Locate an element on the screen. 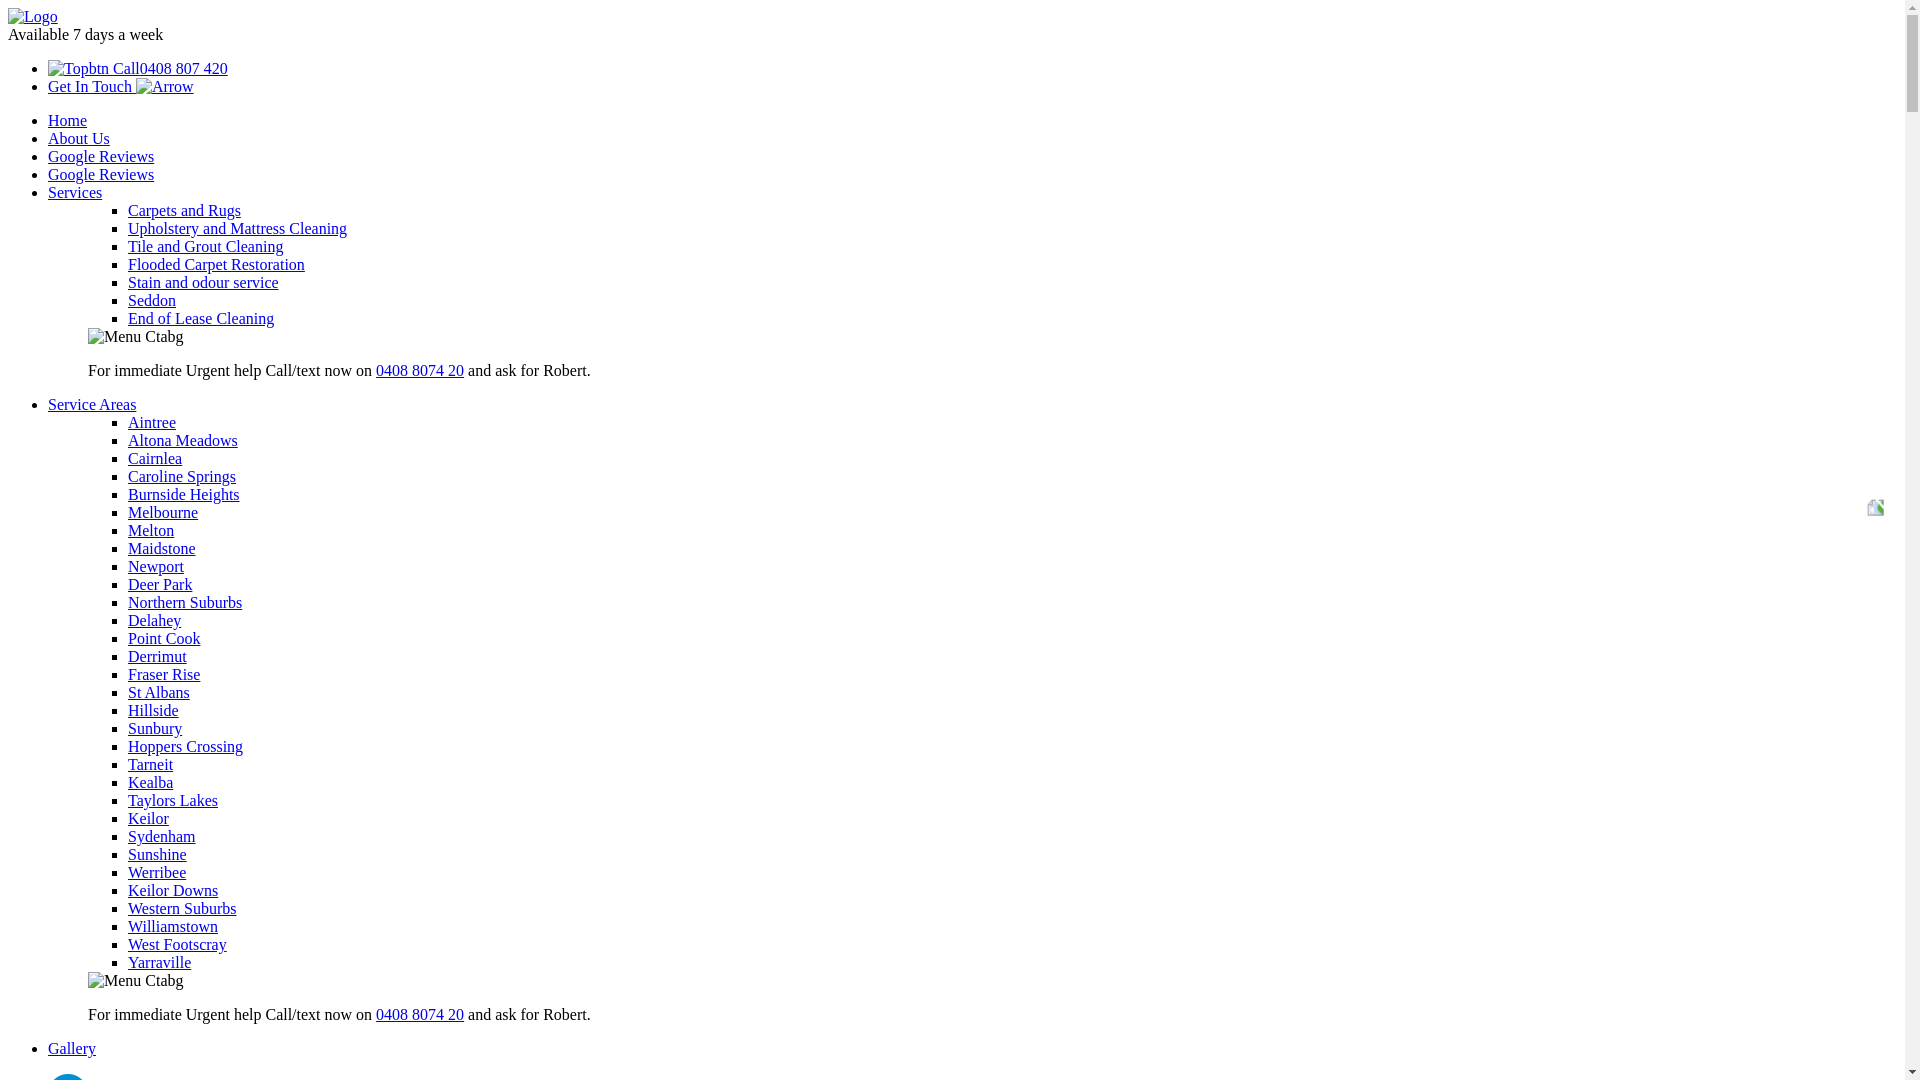 The image size is (1920, 1080). 'Point Cook' is located at coordinates (163, 638).